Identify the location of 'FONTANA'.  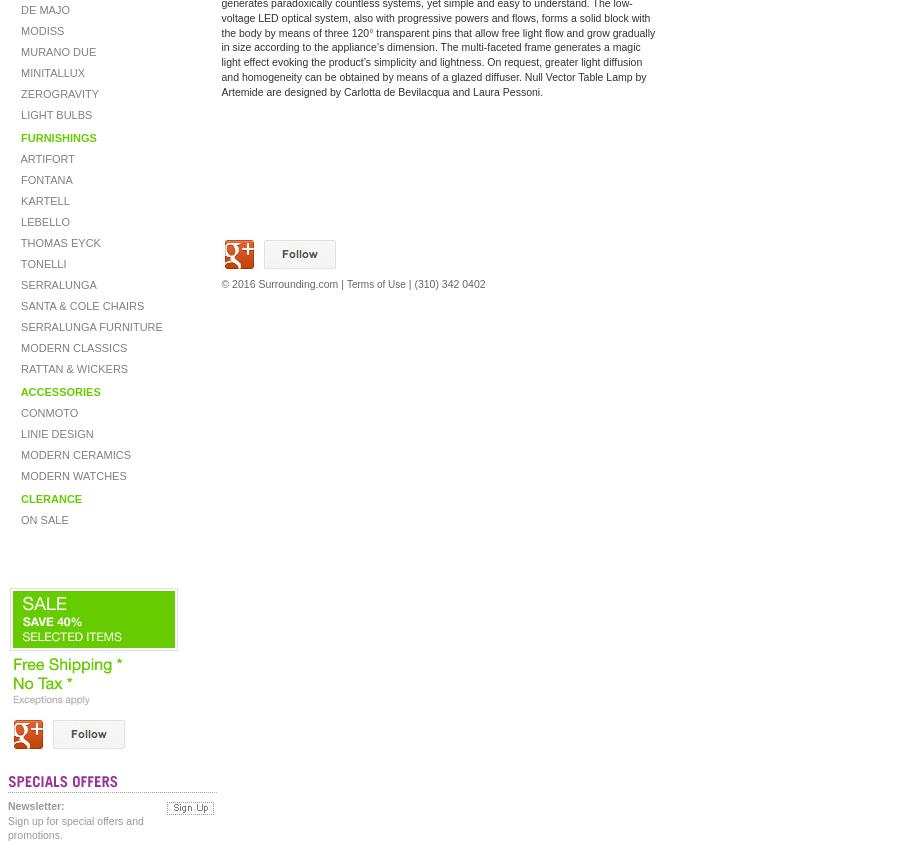
(45, 180).